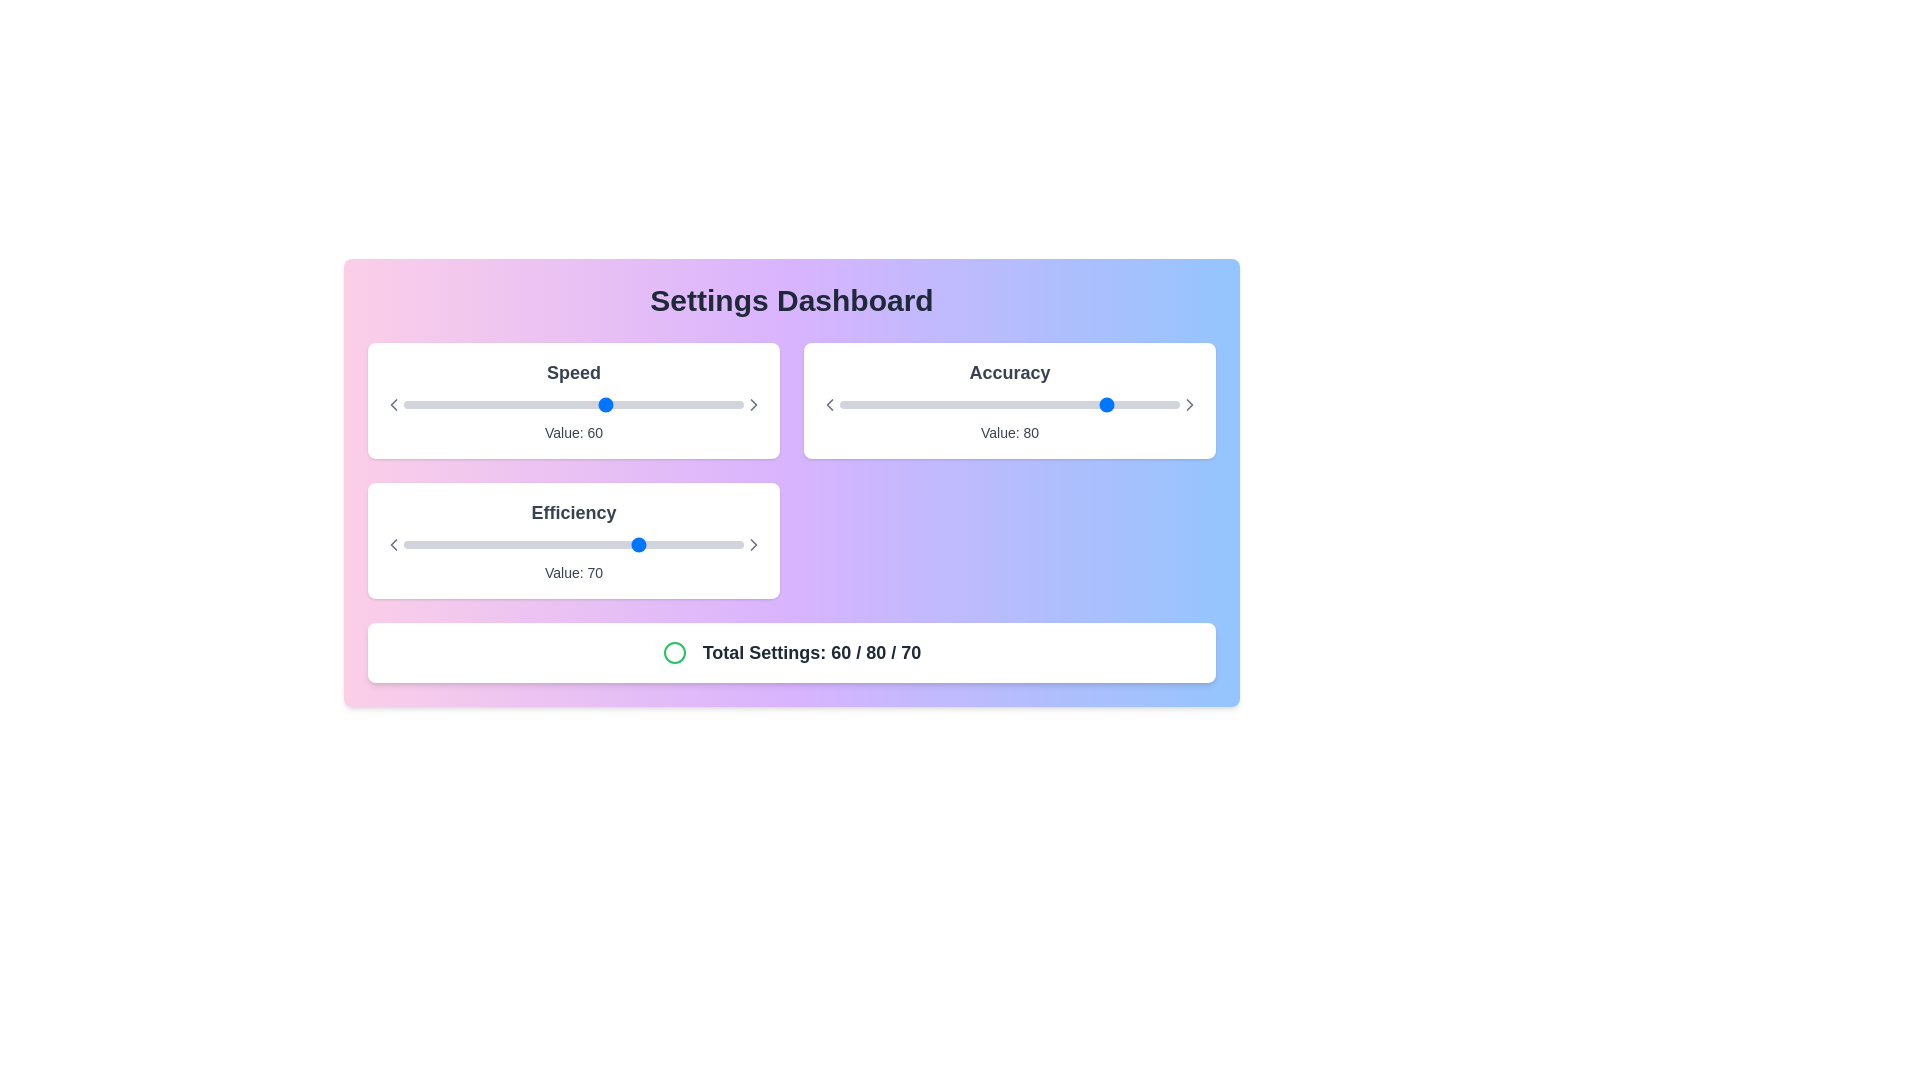 This screenshot has height=1080, width=1920. Describe the element at coordinates (692, 544) in the screenshot. I see `efficiency` at that location.